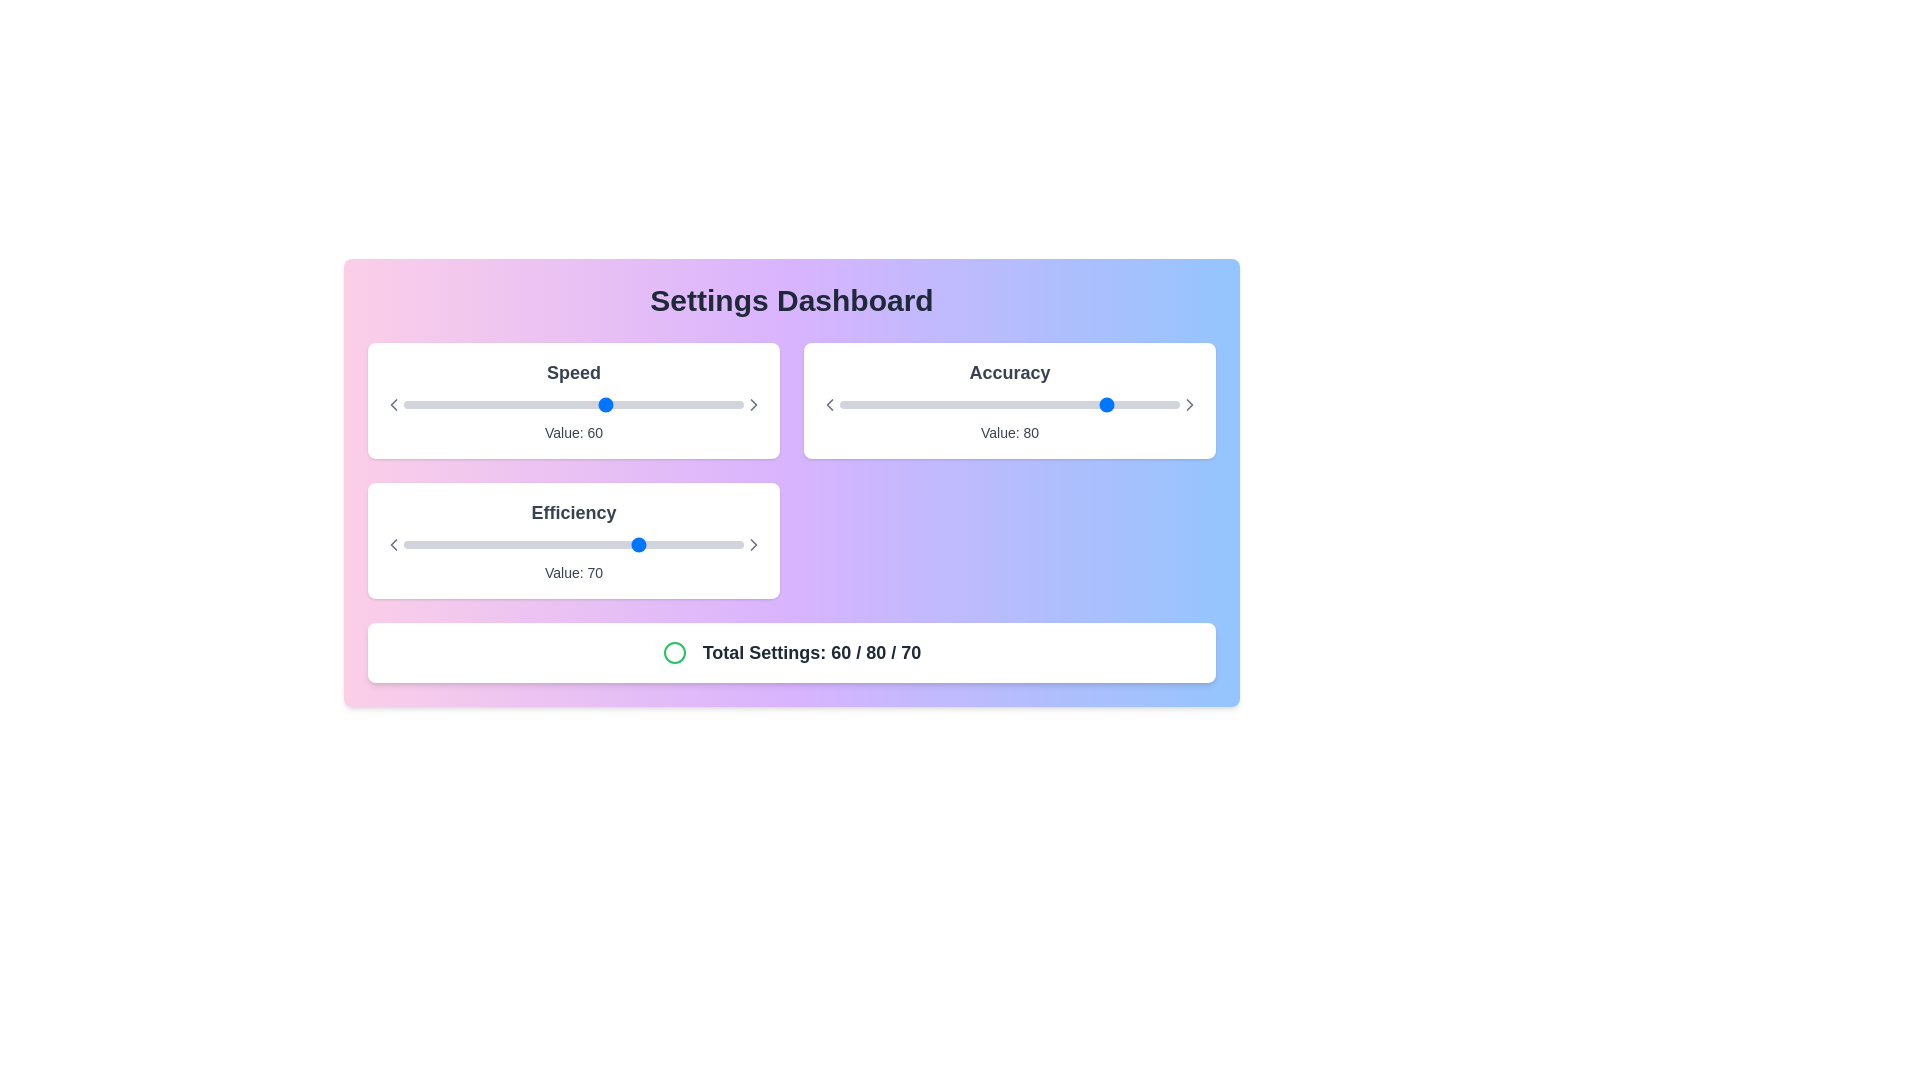 This screenshot has height=1080, width=1920. Describe the element at coordinates (692, 544) in the screenshot. I see `efficiency` at that location.